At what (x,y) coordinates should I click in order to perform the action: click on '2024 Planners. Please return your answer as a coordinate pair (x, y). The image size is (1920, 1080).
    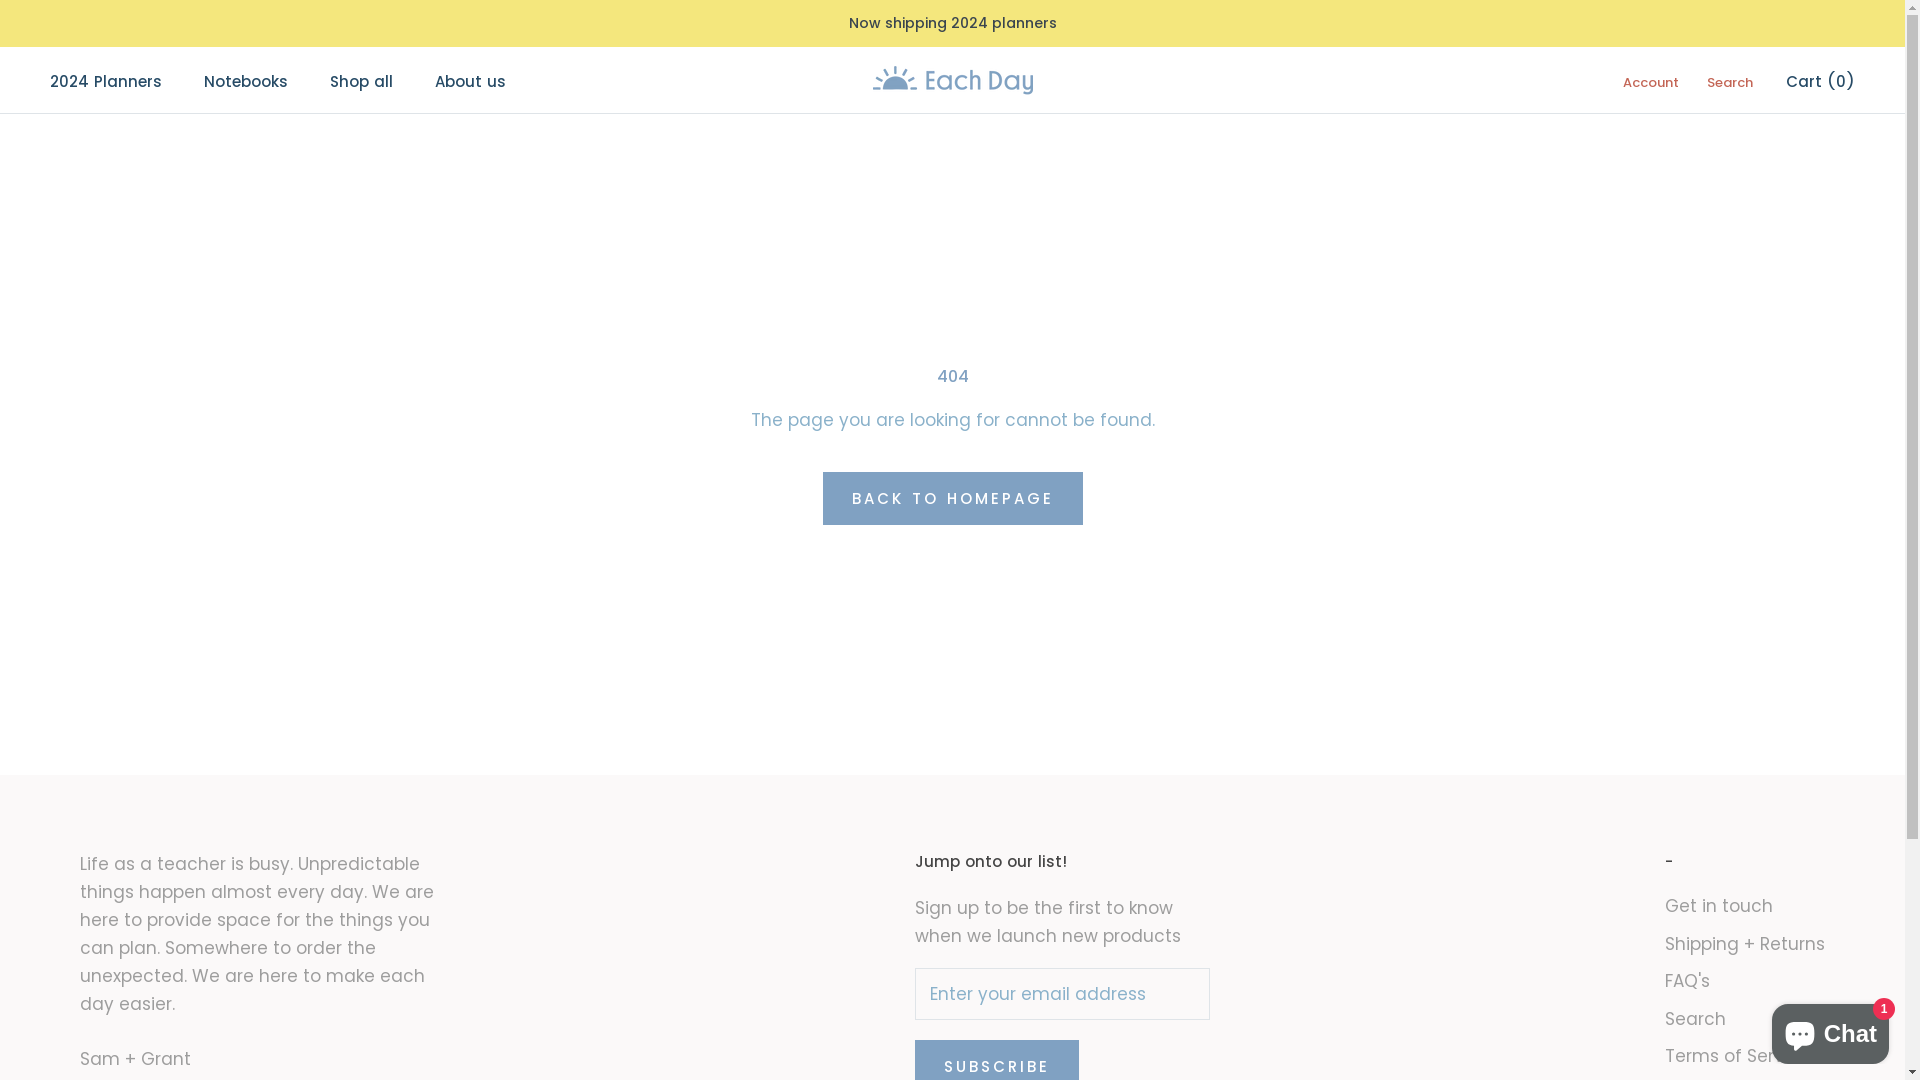
    Looking at the image, I should click on (104, 80).